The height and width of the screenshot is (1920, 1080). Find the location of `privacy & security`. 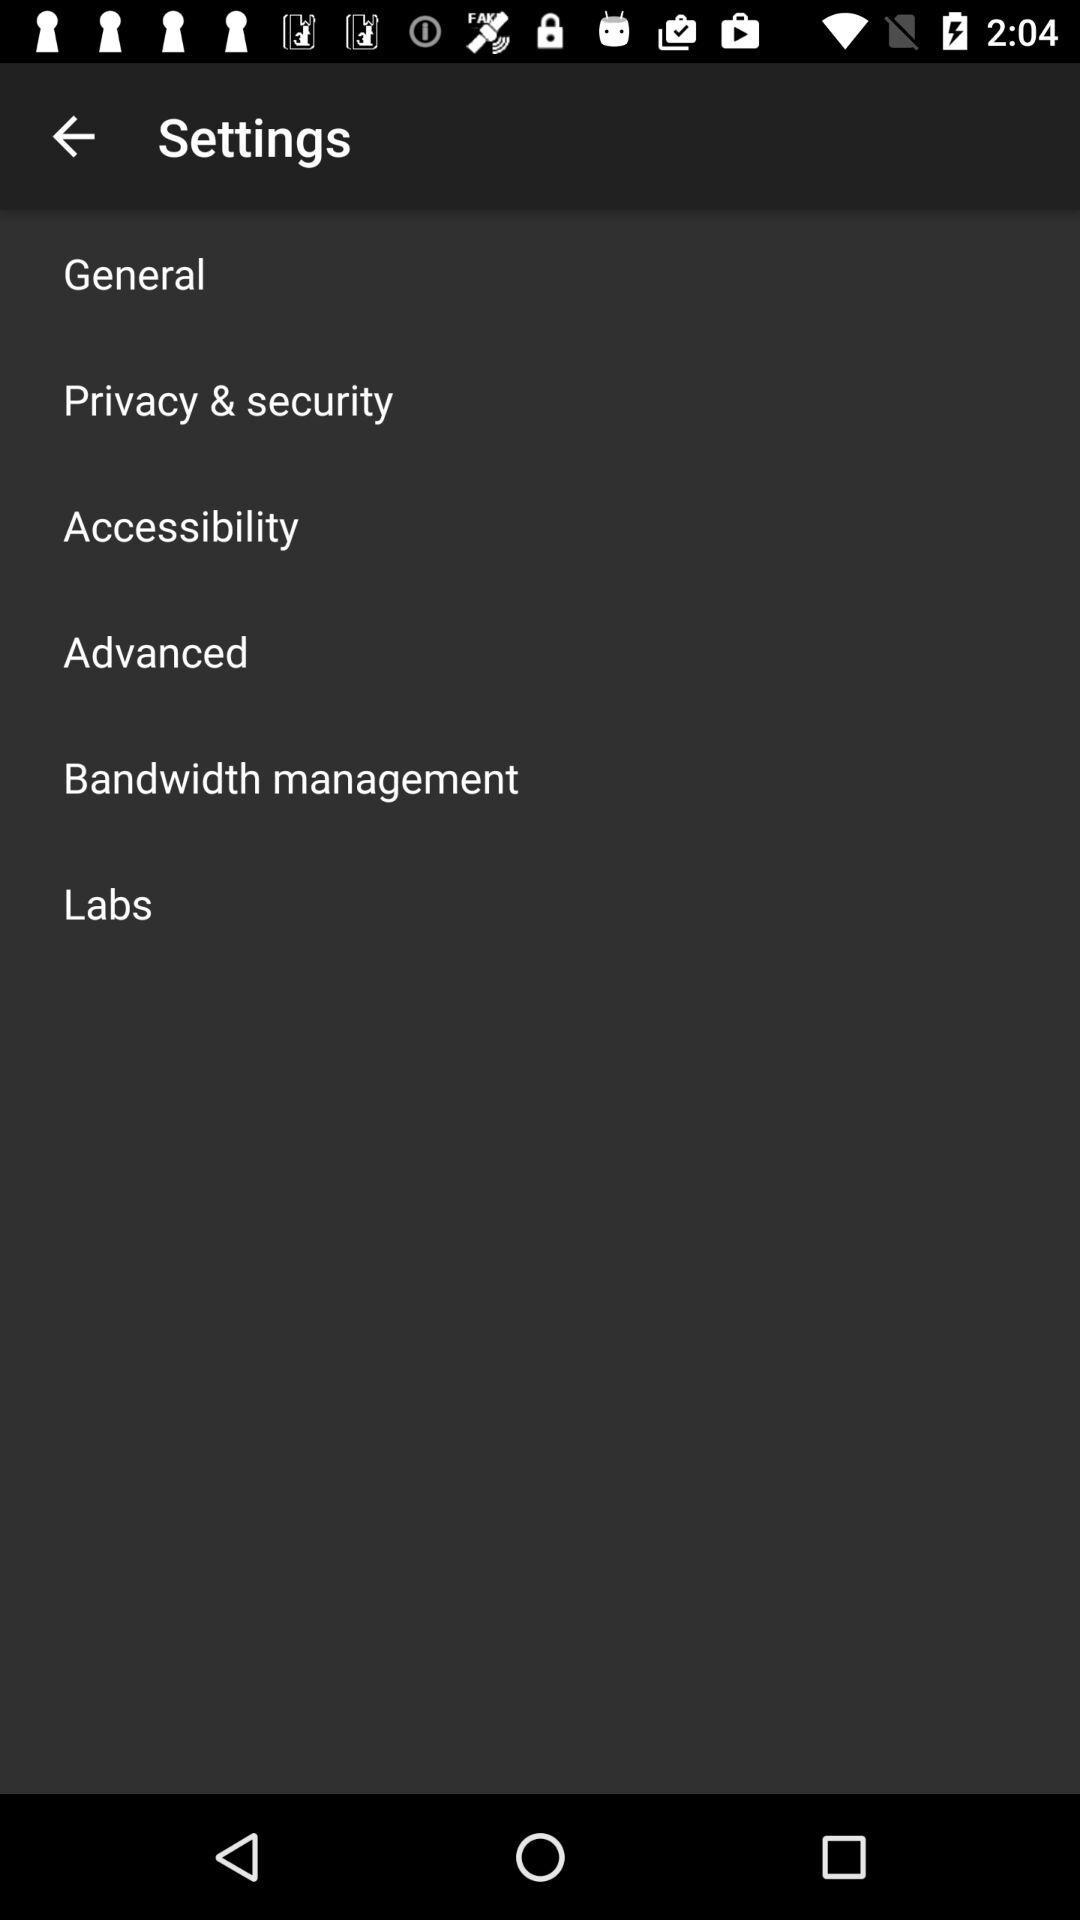

privacy & security is located at coordinates (227, 398).